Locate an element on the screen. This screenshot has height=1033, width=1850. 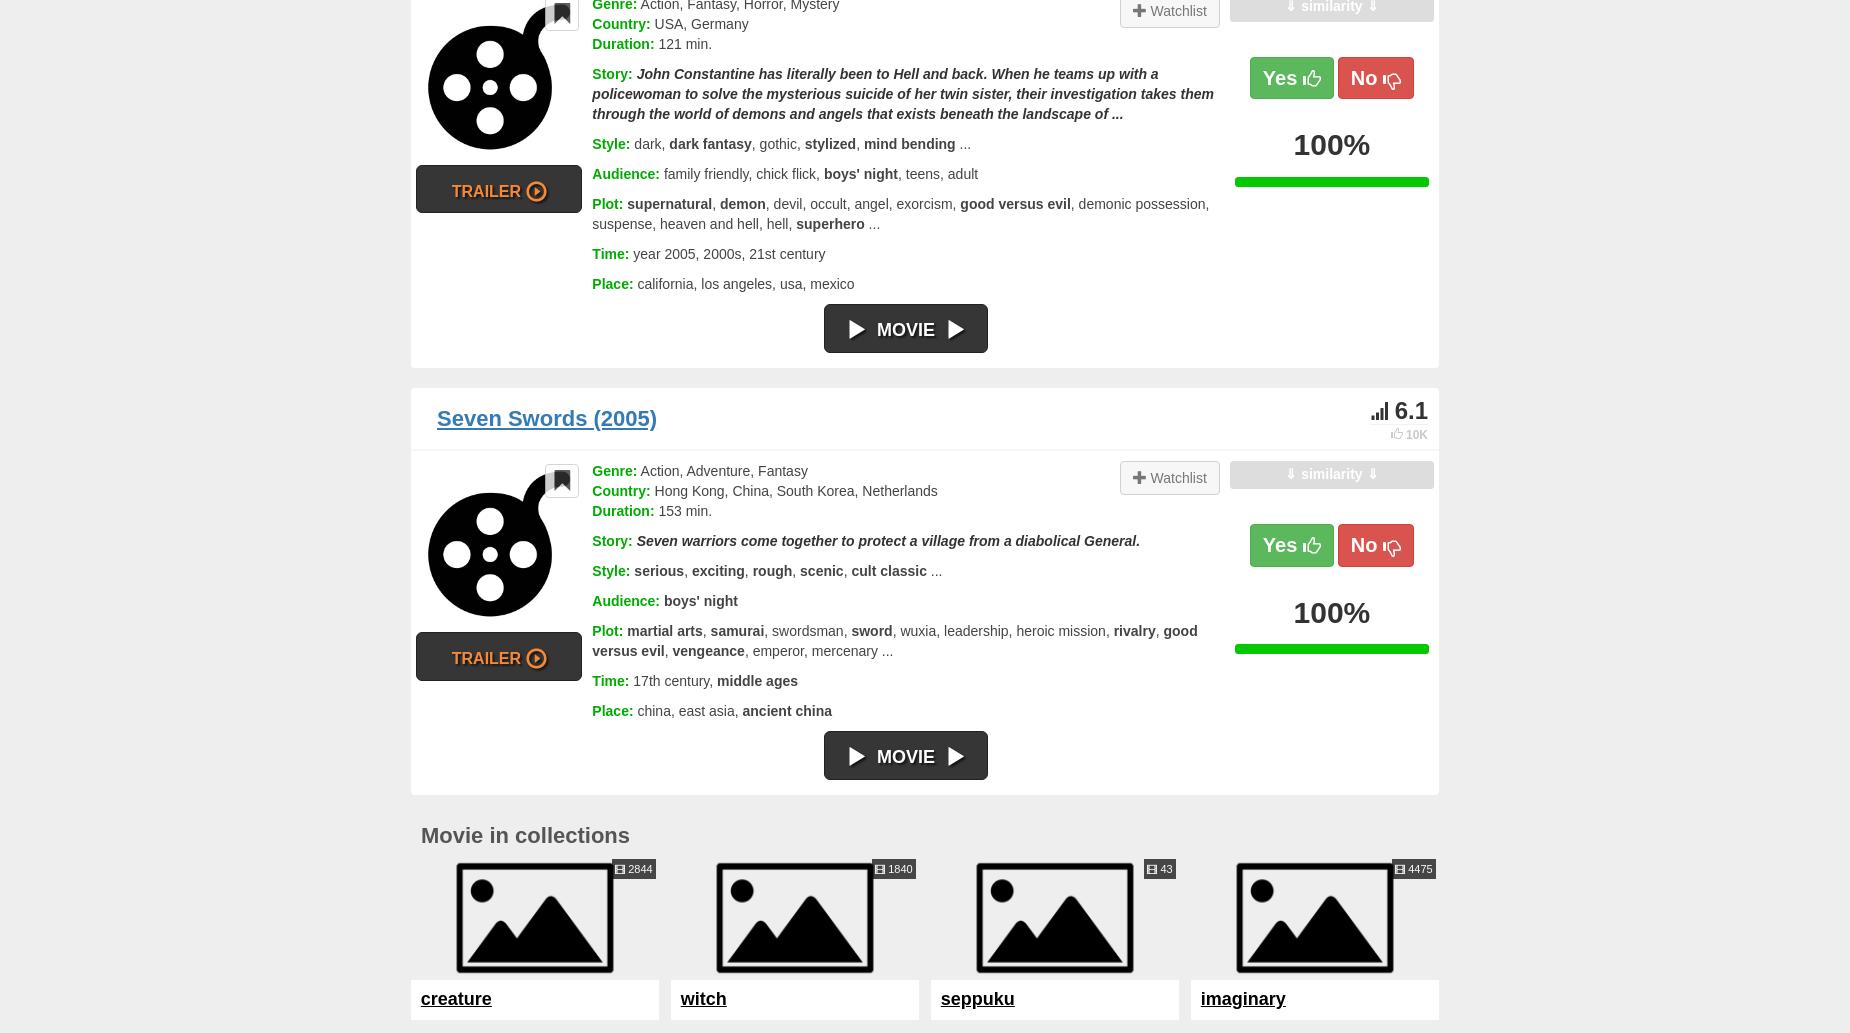
'43' is located at coordinates (1163, 867).